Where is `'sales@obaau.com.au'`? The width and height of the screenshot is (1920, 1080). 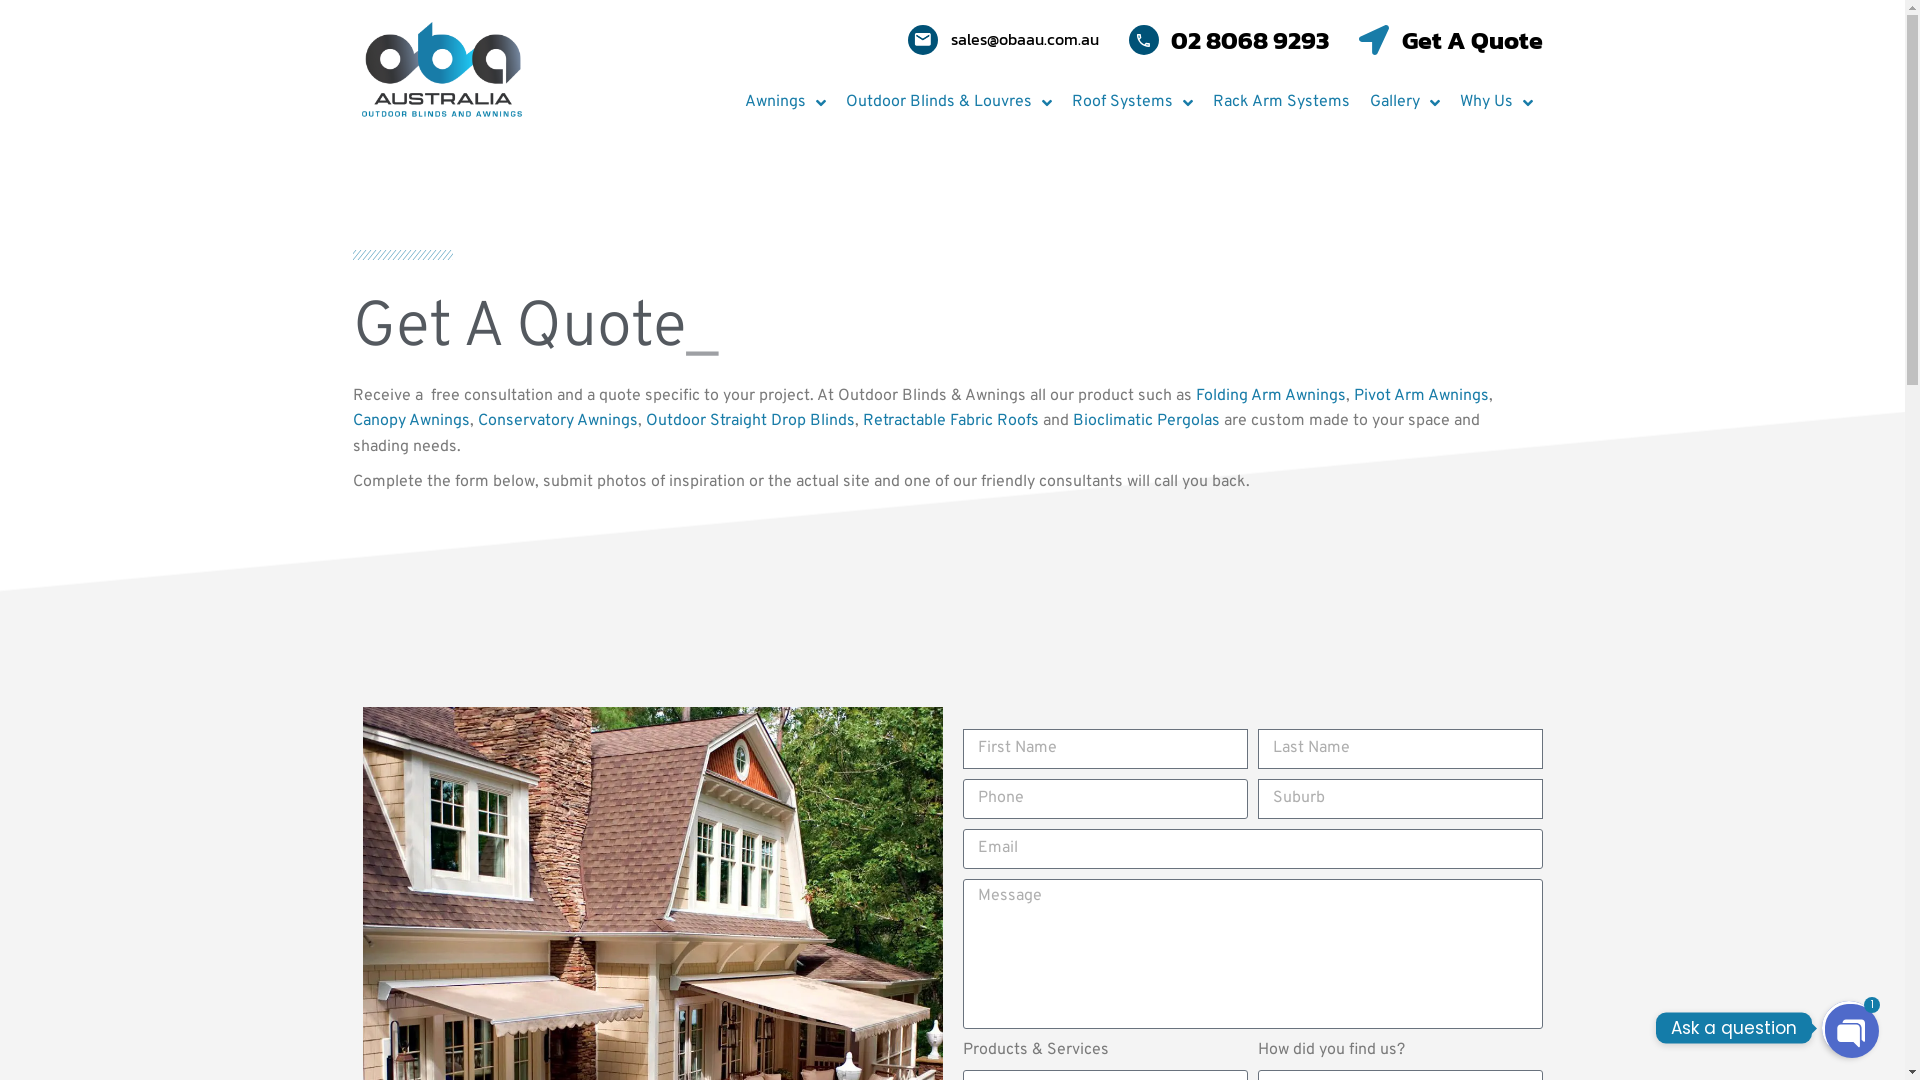 'sales@obaau.com.au' is located at coordinates (1003, 39).